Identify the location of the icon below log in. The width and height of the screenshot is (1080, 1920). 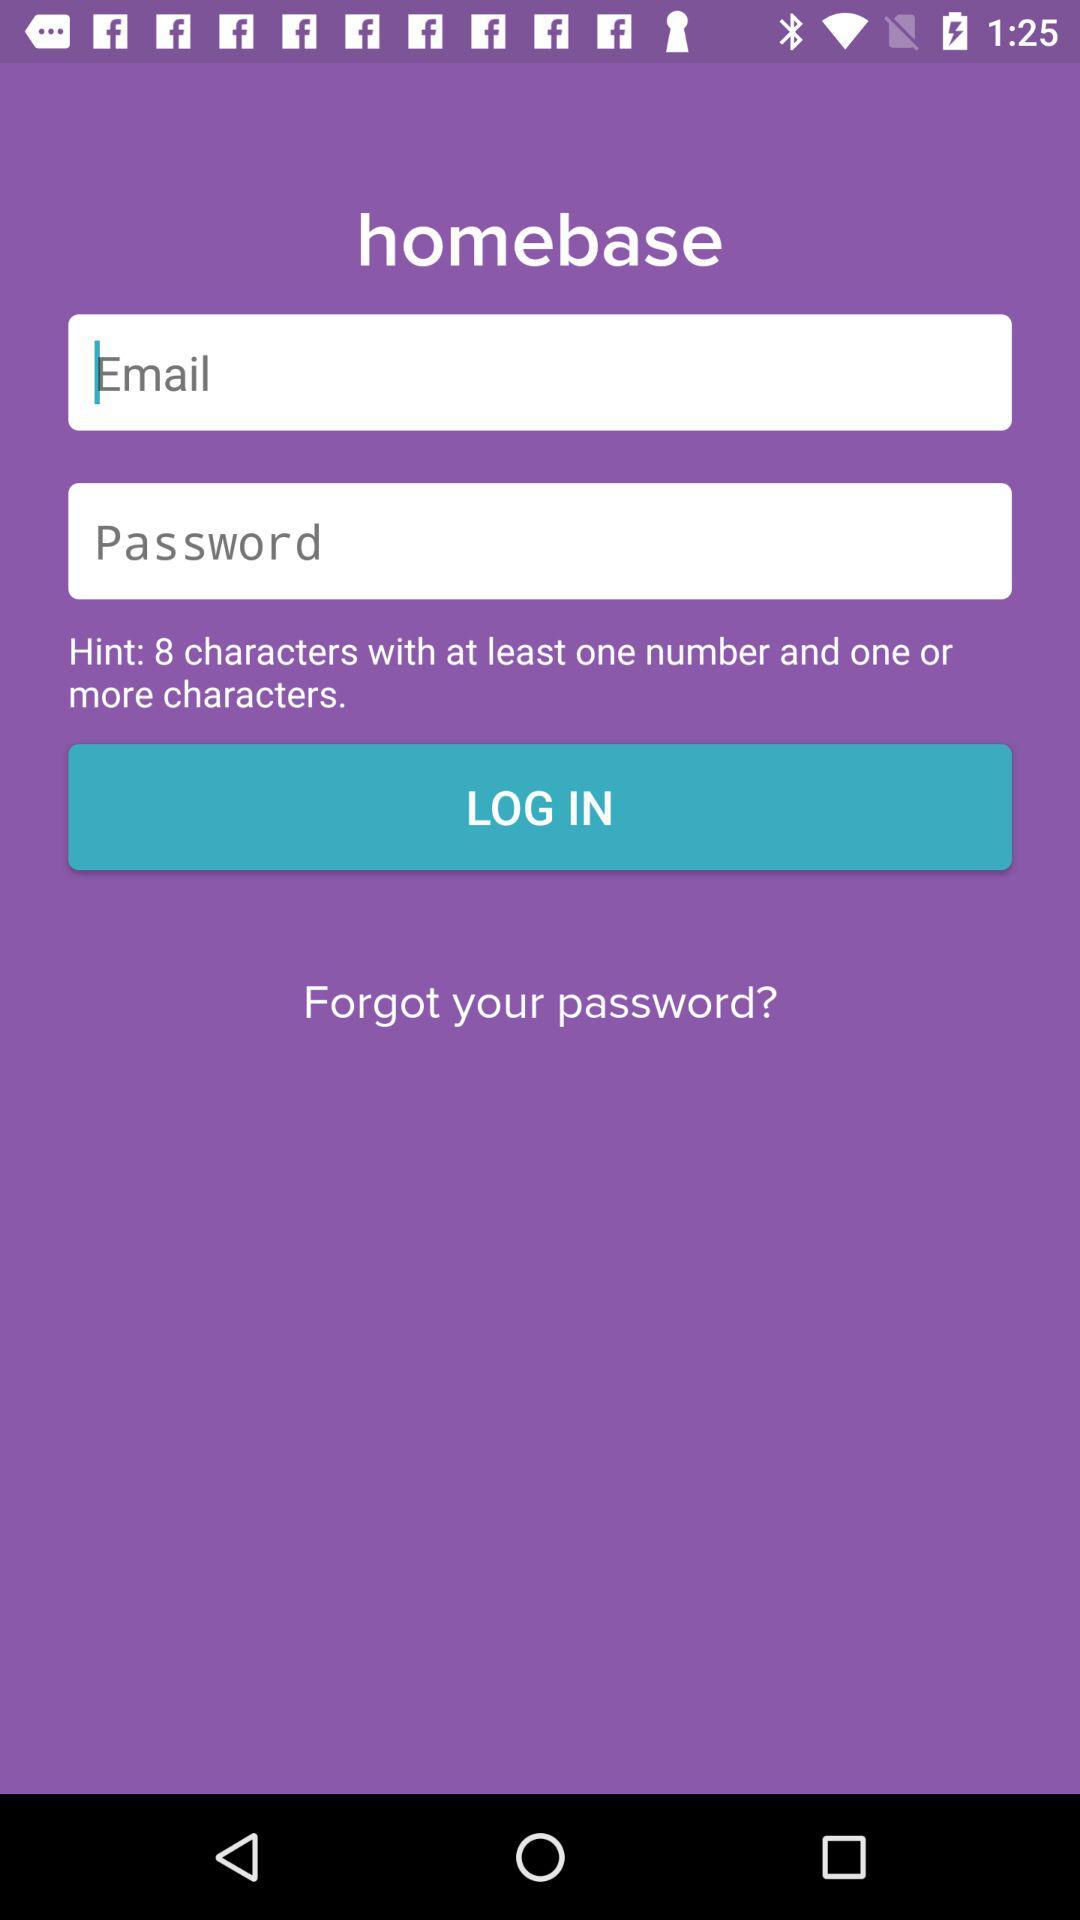
(540, 1003).